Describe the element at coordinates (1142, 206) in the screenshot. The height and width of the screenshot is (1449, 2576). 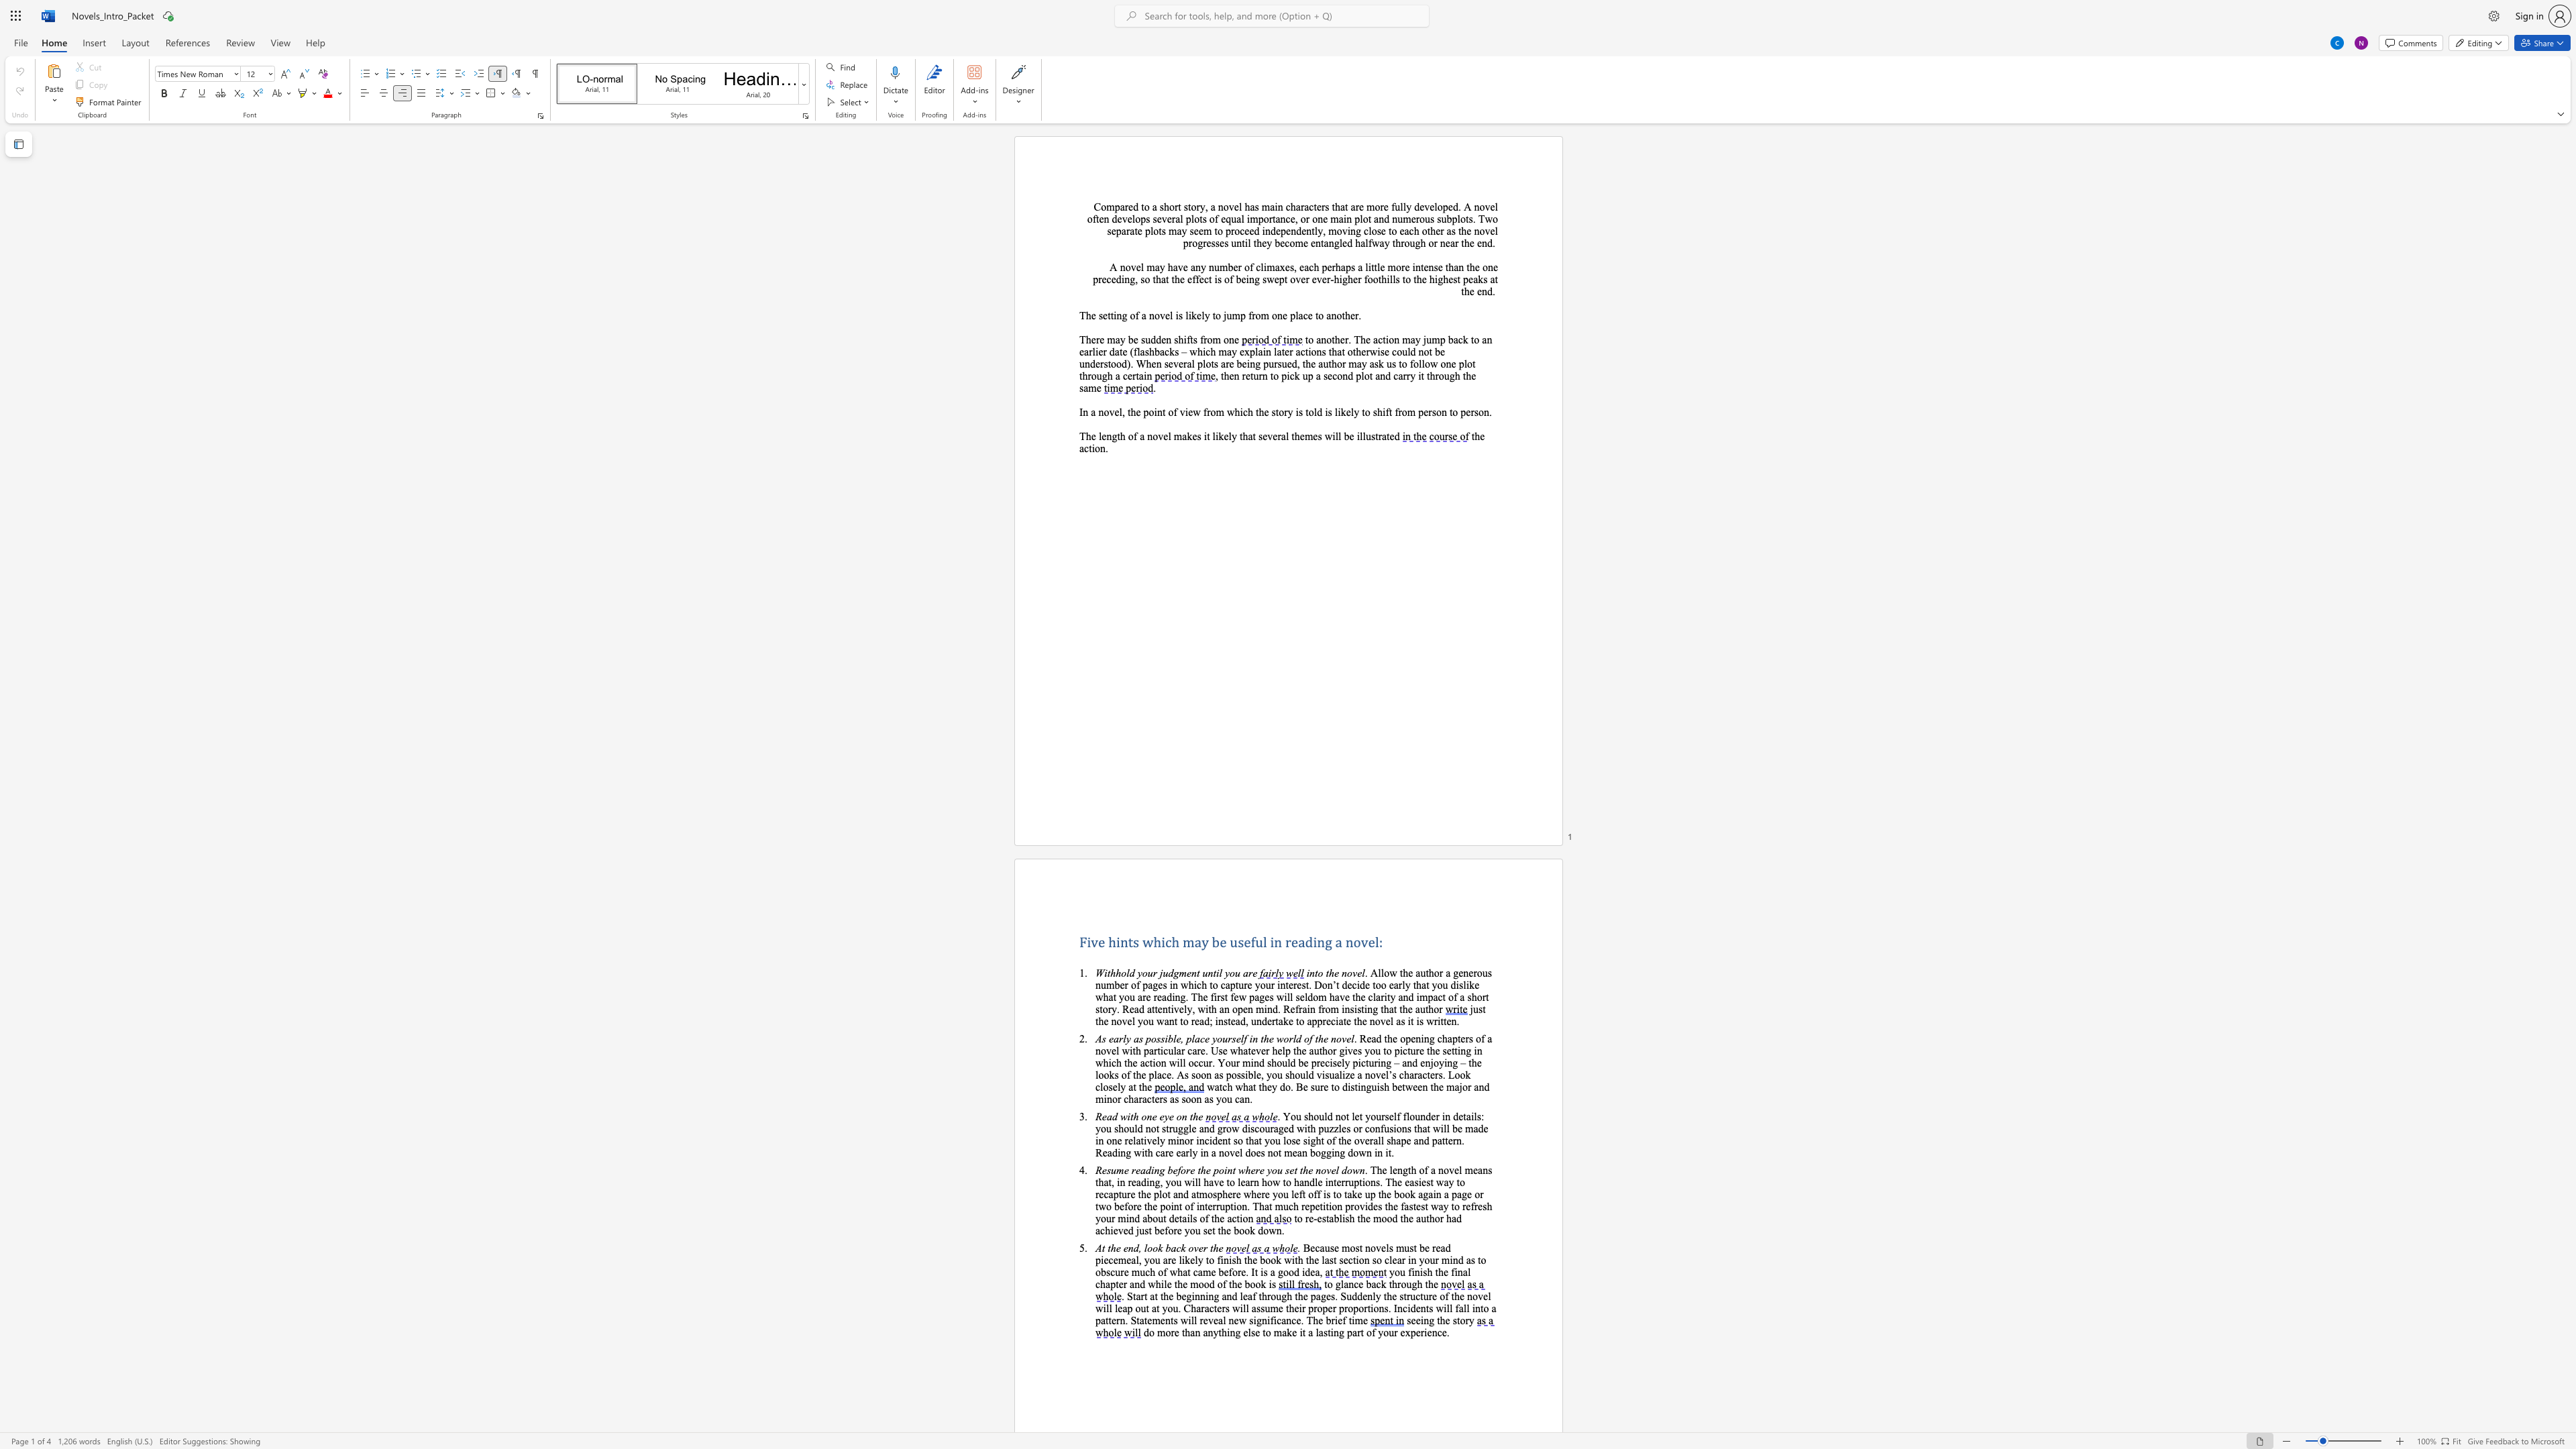
I see `the subset text "o a short story, a novel has main characters that are more fully developed. A novel often de" within the text "Compared to a short story, a novel has main characters that are more fully developed. A novel often develops several plots of equal importance, or one main plot and"` at that location.